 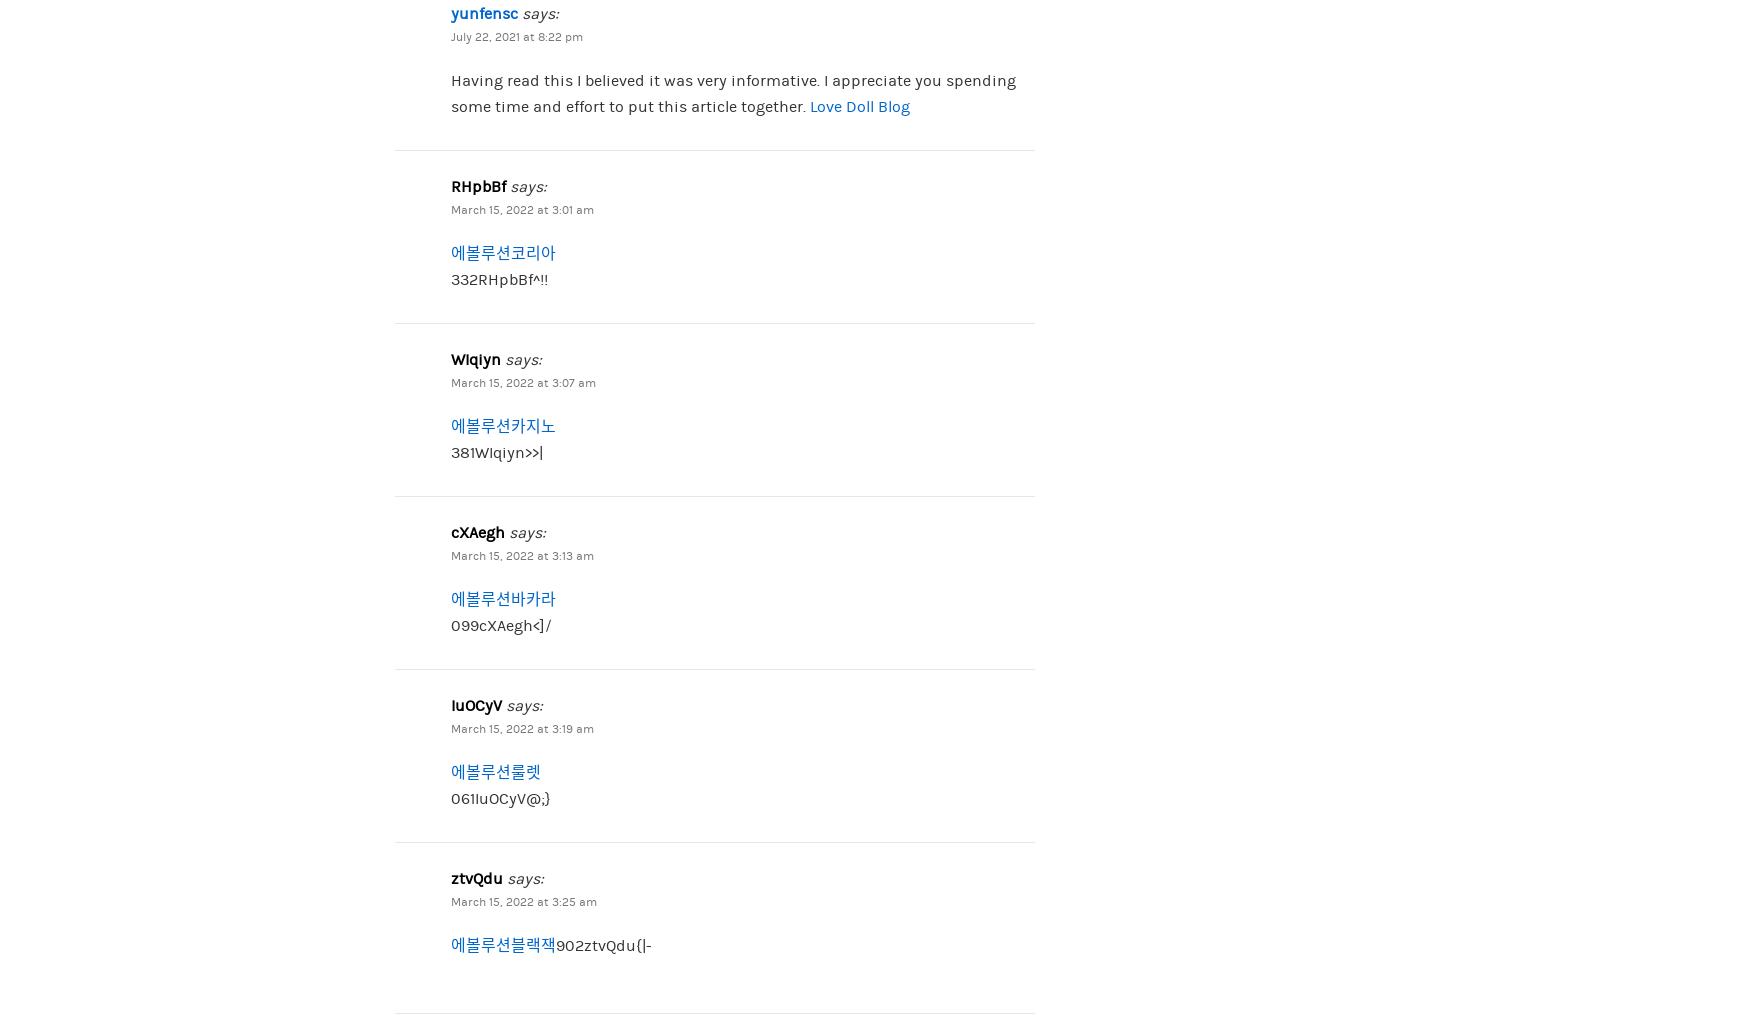 I want to click on 'March 15, 2022 at 3:19 am', so click(x=521, y=727).